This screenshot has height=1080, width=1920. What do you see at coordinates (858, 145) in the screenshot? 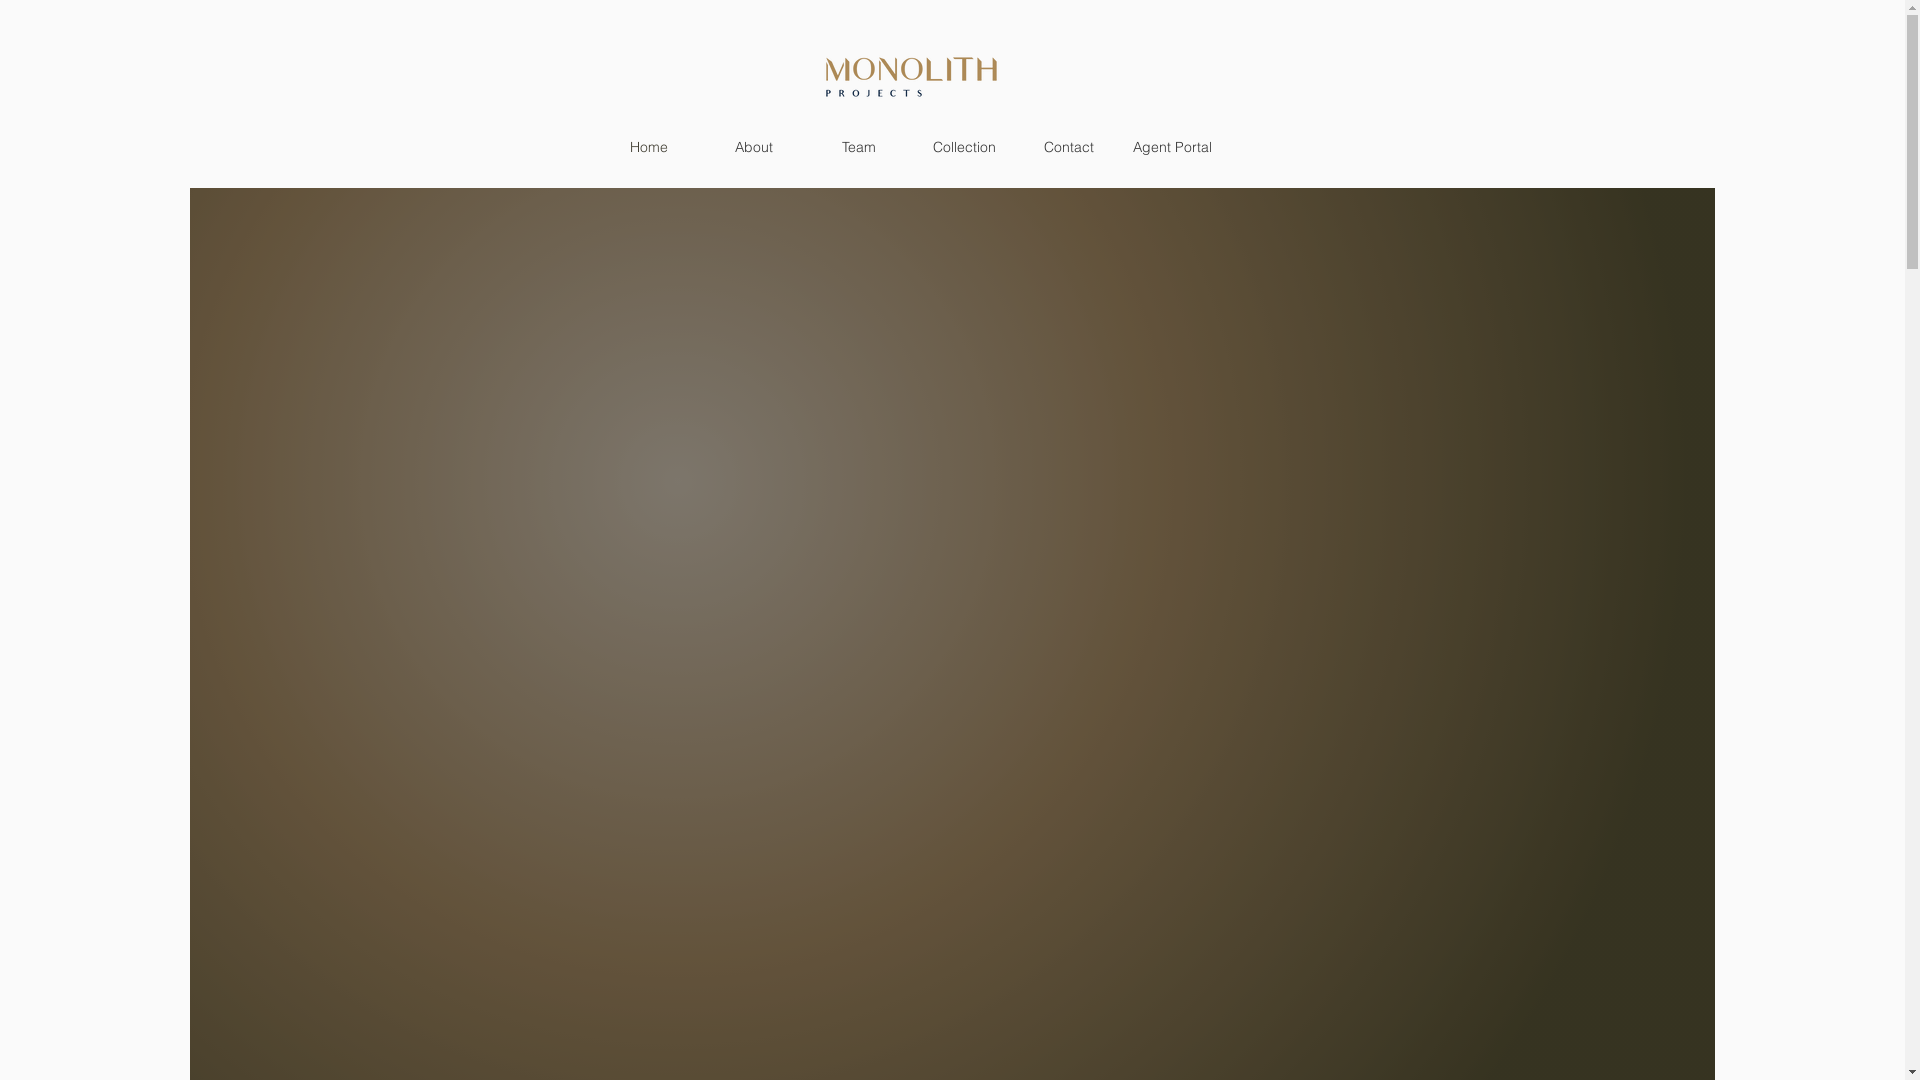
I see `'Team'` at bounding box center [858, 145].